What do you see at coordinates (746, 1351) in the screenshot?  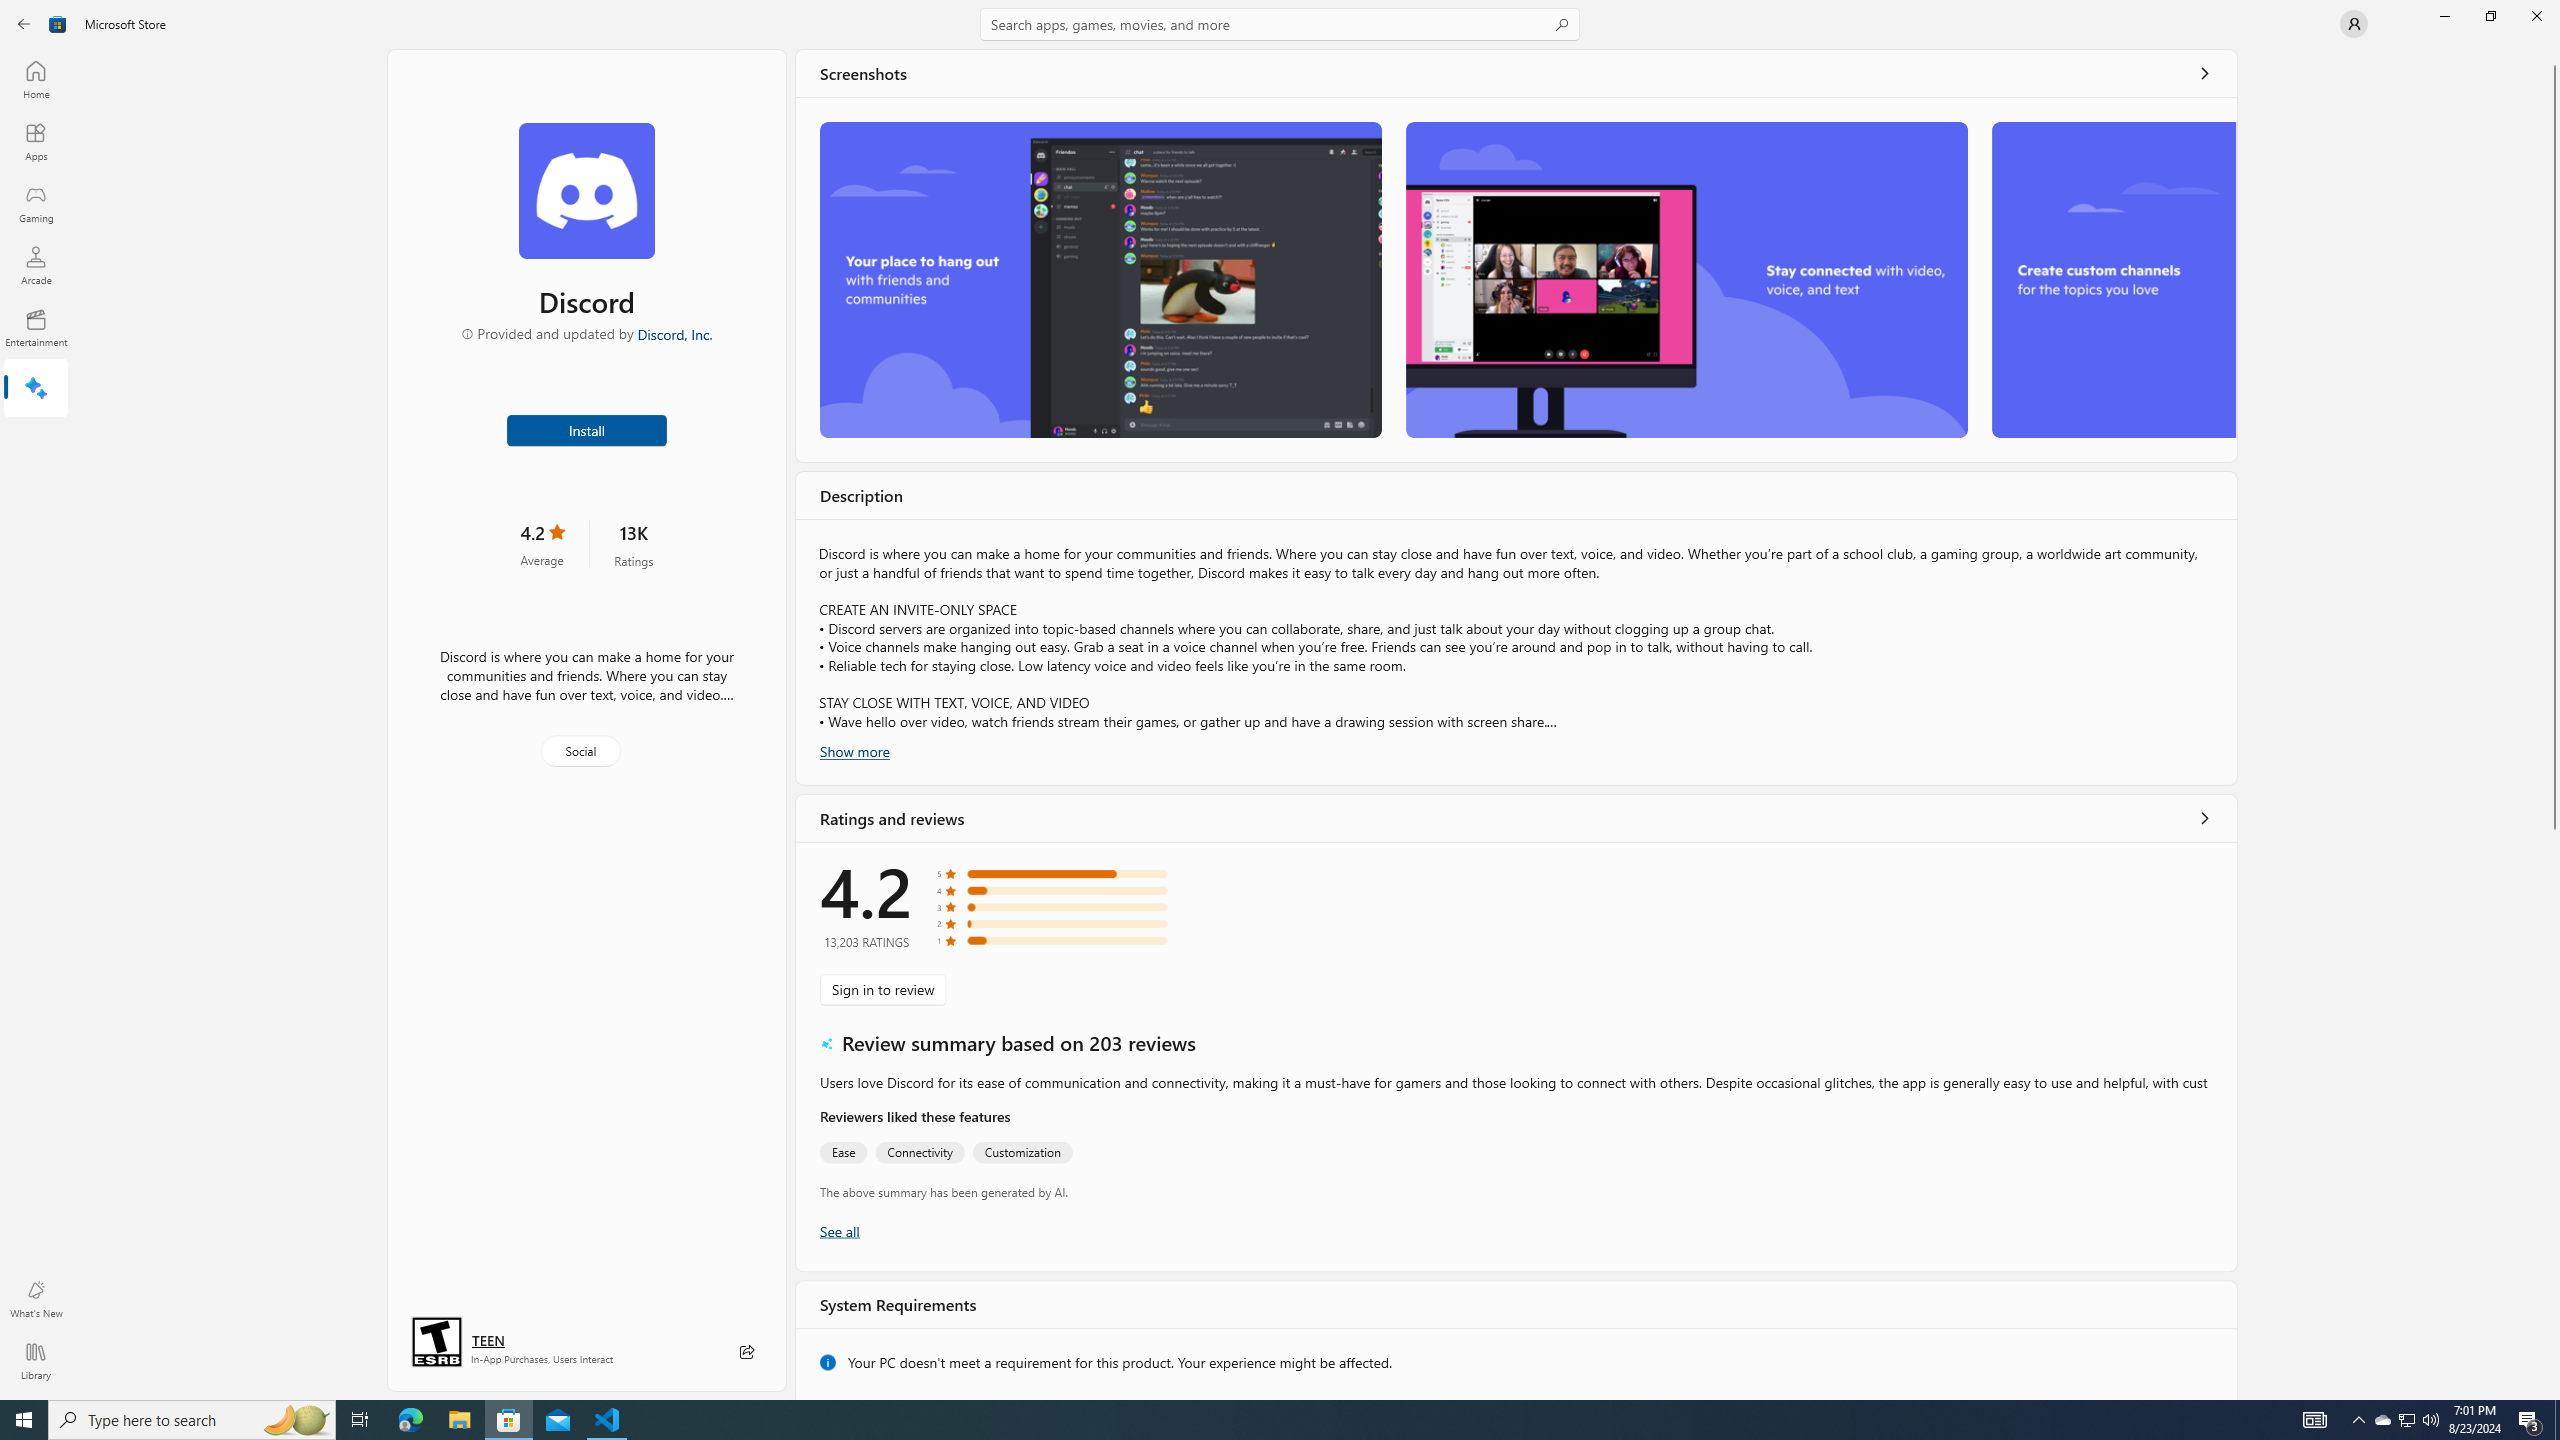 I see `'Share'` at bounding box center [746, 1351].